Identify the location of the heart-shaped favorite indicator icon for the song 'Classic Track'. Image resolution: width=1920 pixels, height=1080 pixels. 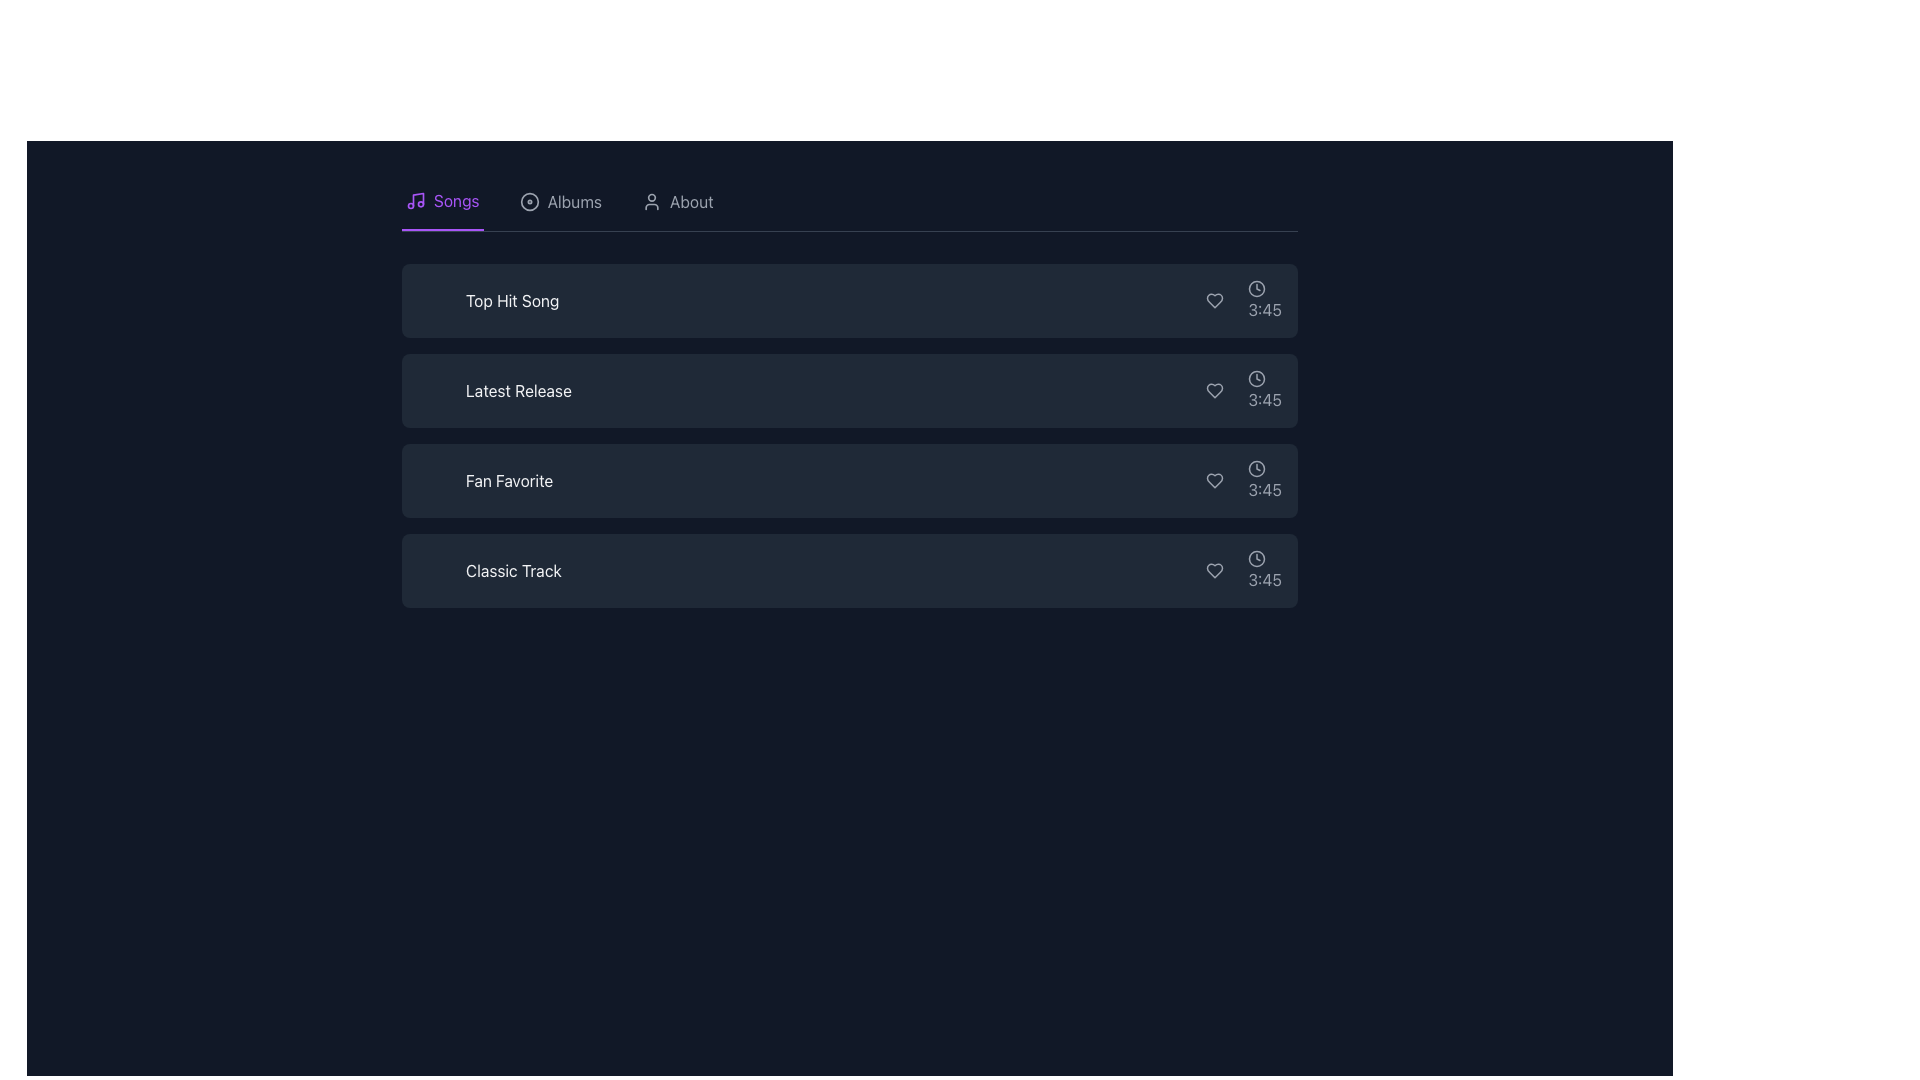
(1214, 570).